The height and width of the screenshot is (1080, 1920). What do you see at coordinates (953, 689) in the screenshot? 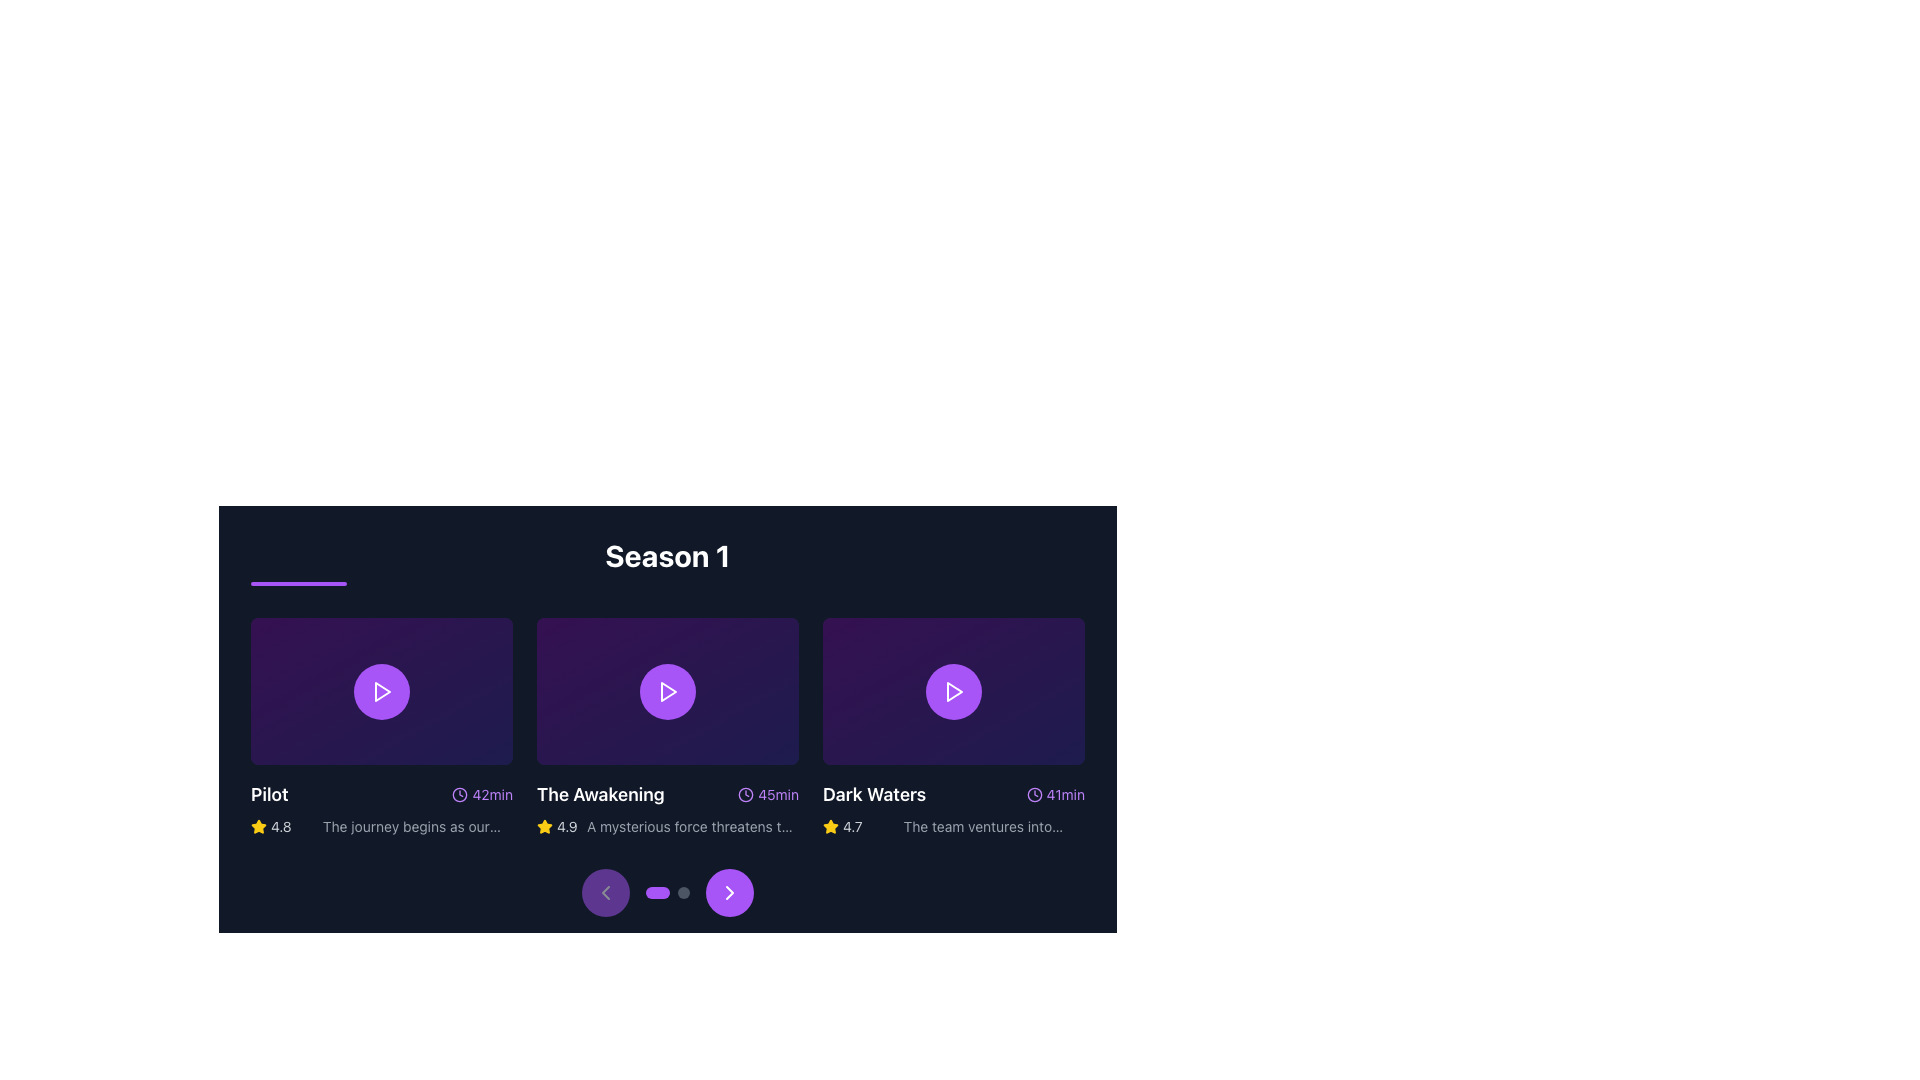
I see `the play button on the thumbnail for the episode 'Dark Waters'` at bounding box center [953, 689].